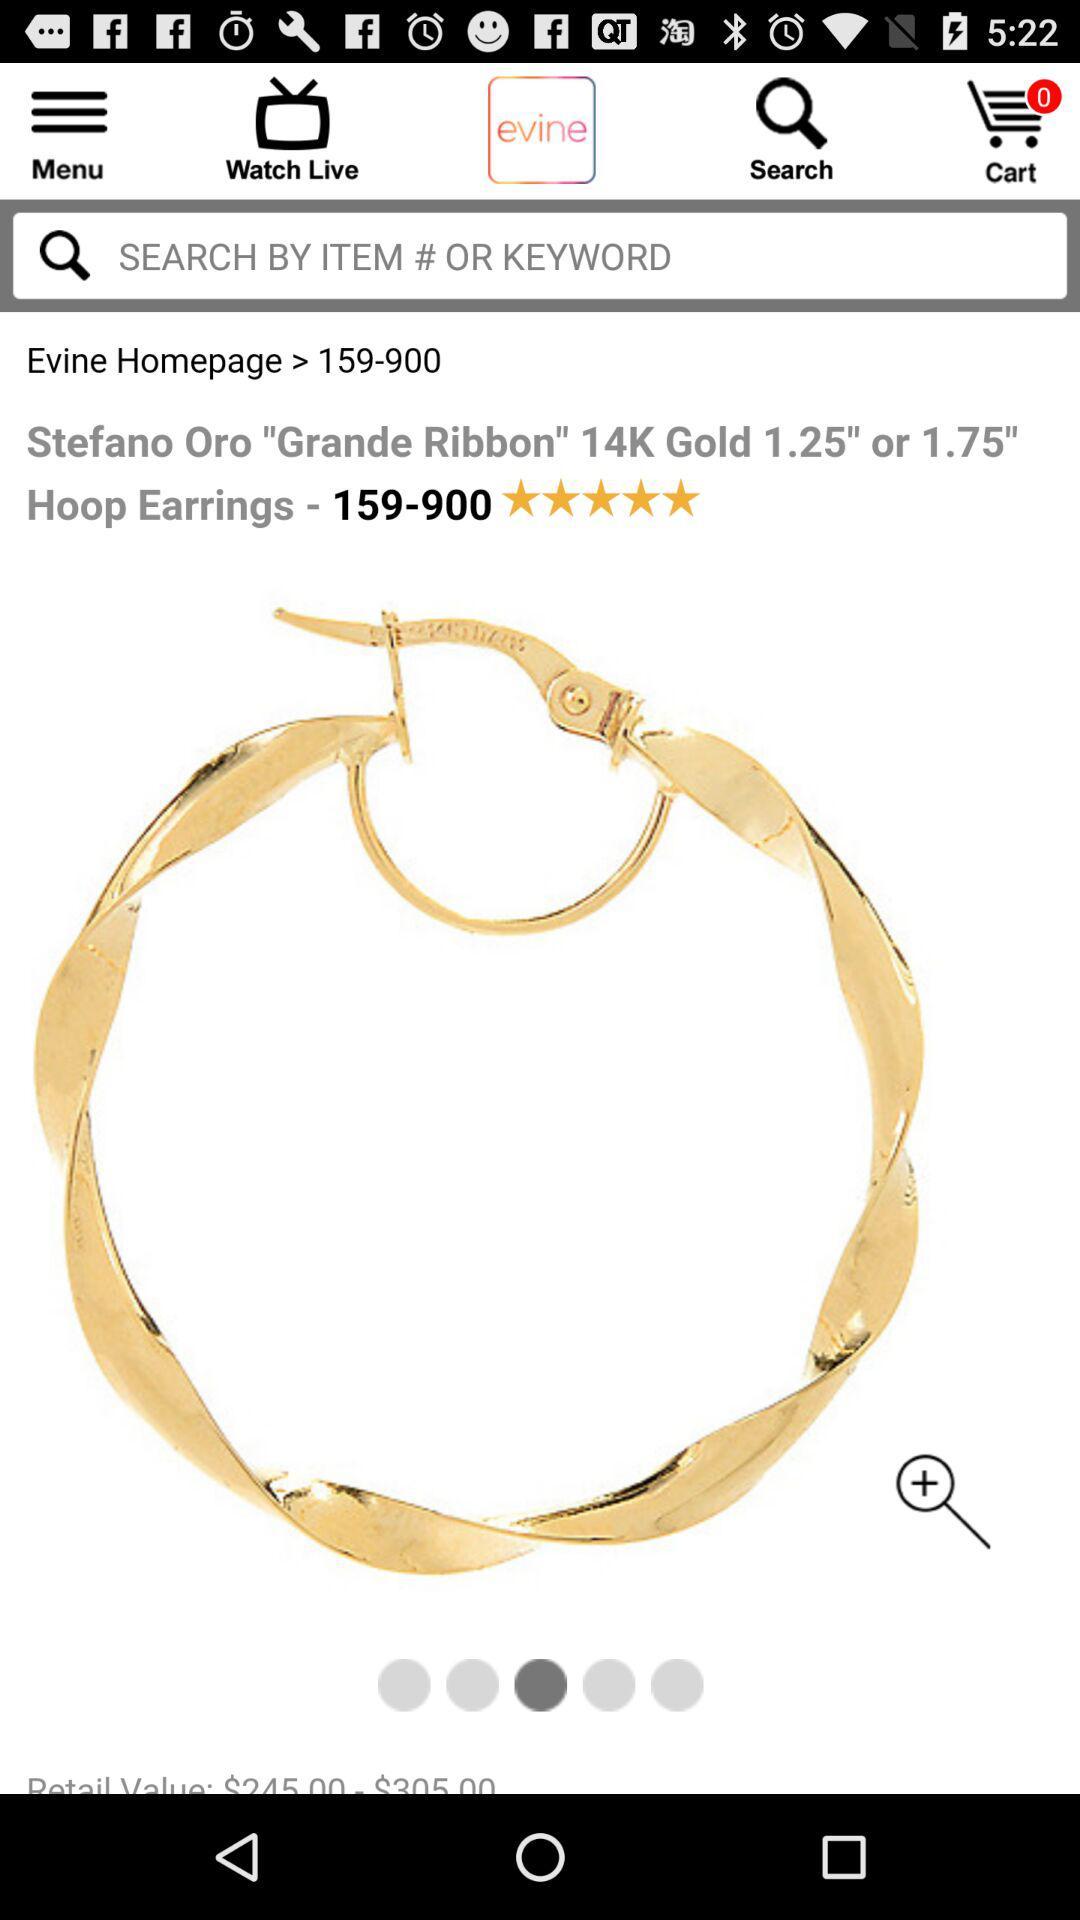 The height and width of the screenshot is (1920, 1080). Describe the element at coordinates (540, 1051) in the screenshot. I see `click full image` at that location.